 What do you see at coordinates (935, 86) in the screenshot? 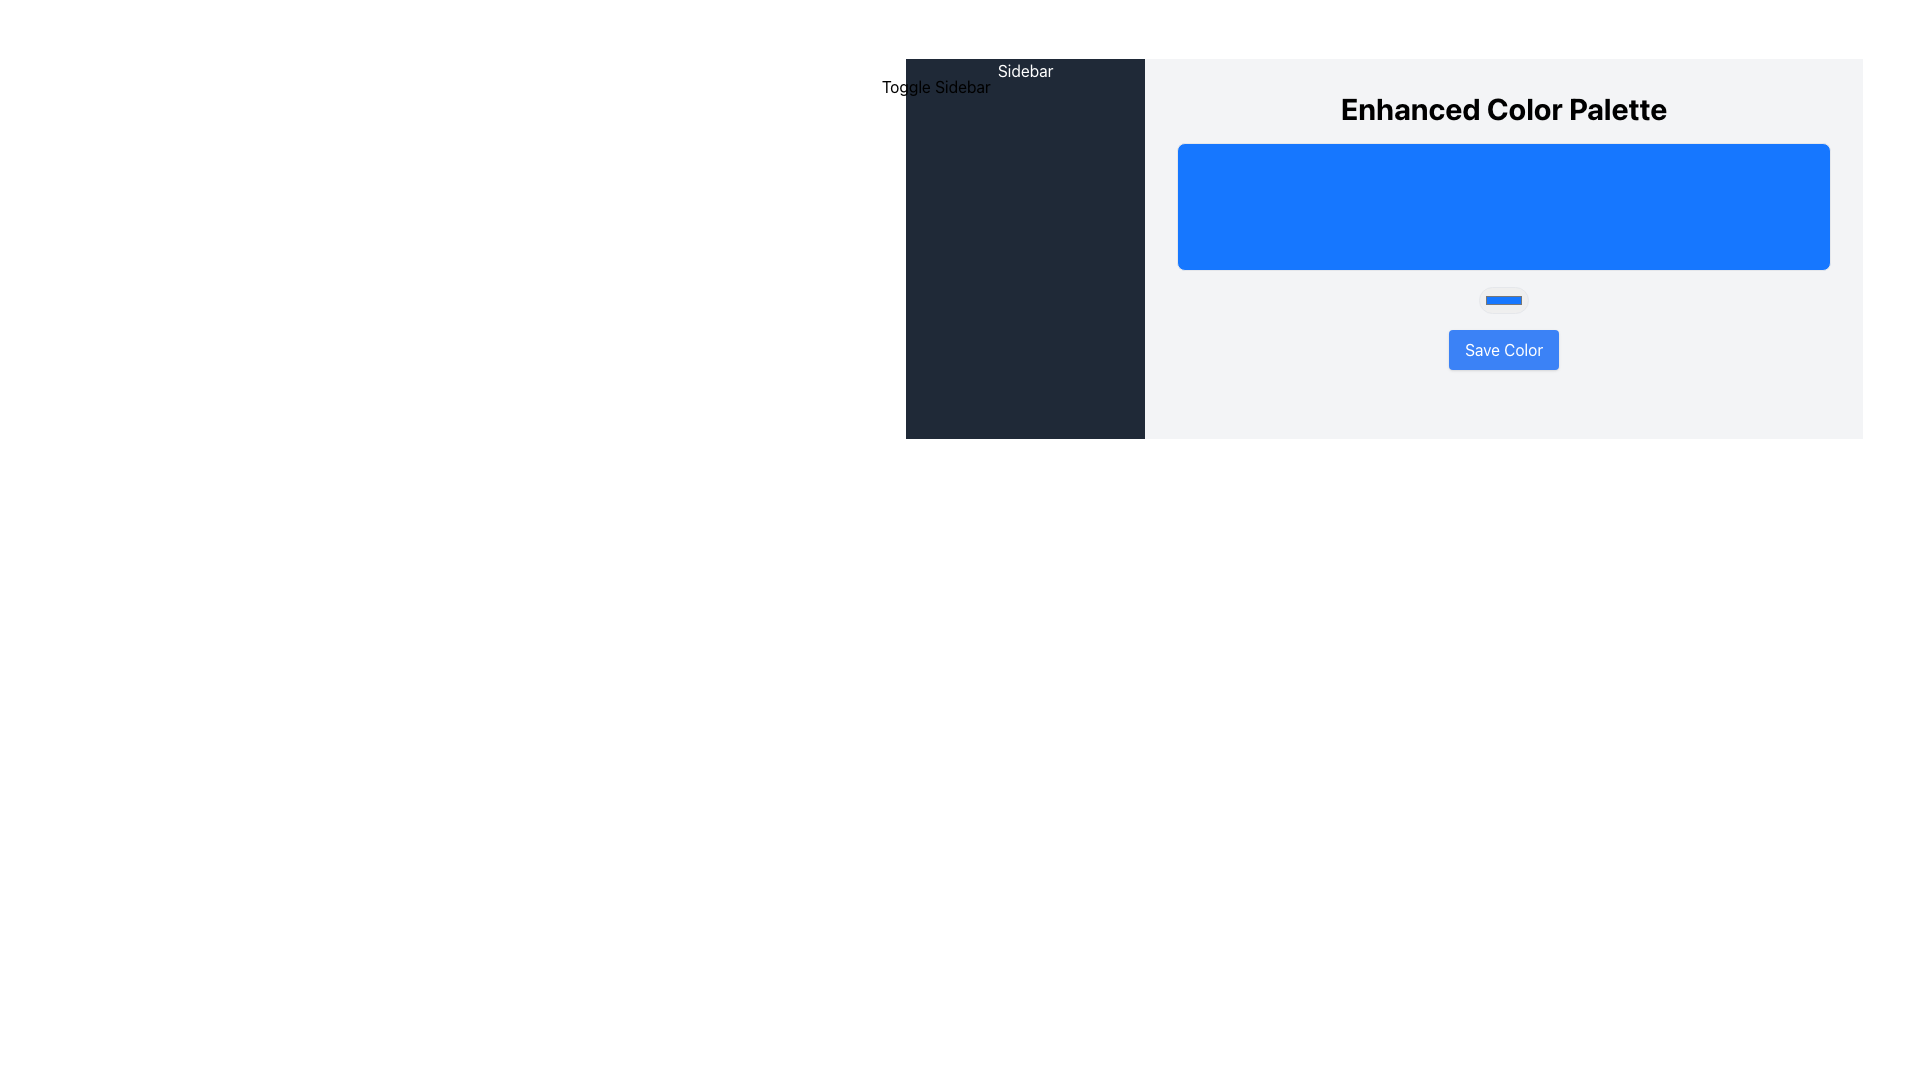
I see `the button located at the top left corner of the interface, which controls the visibility of the sidebar` at bounding box center [935, 86].